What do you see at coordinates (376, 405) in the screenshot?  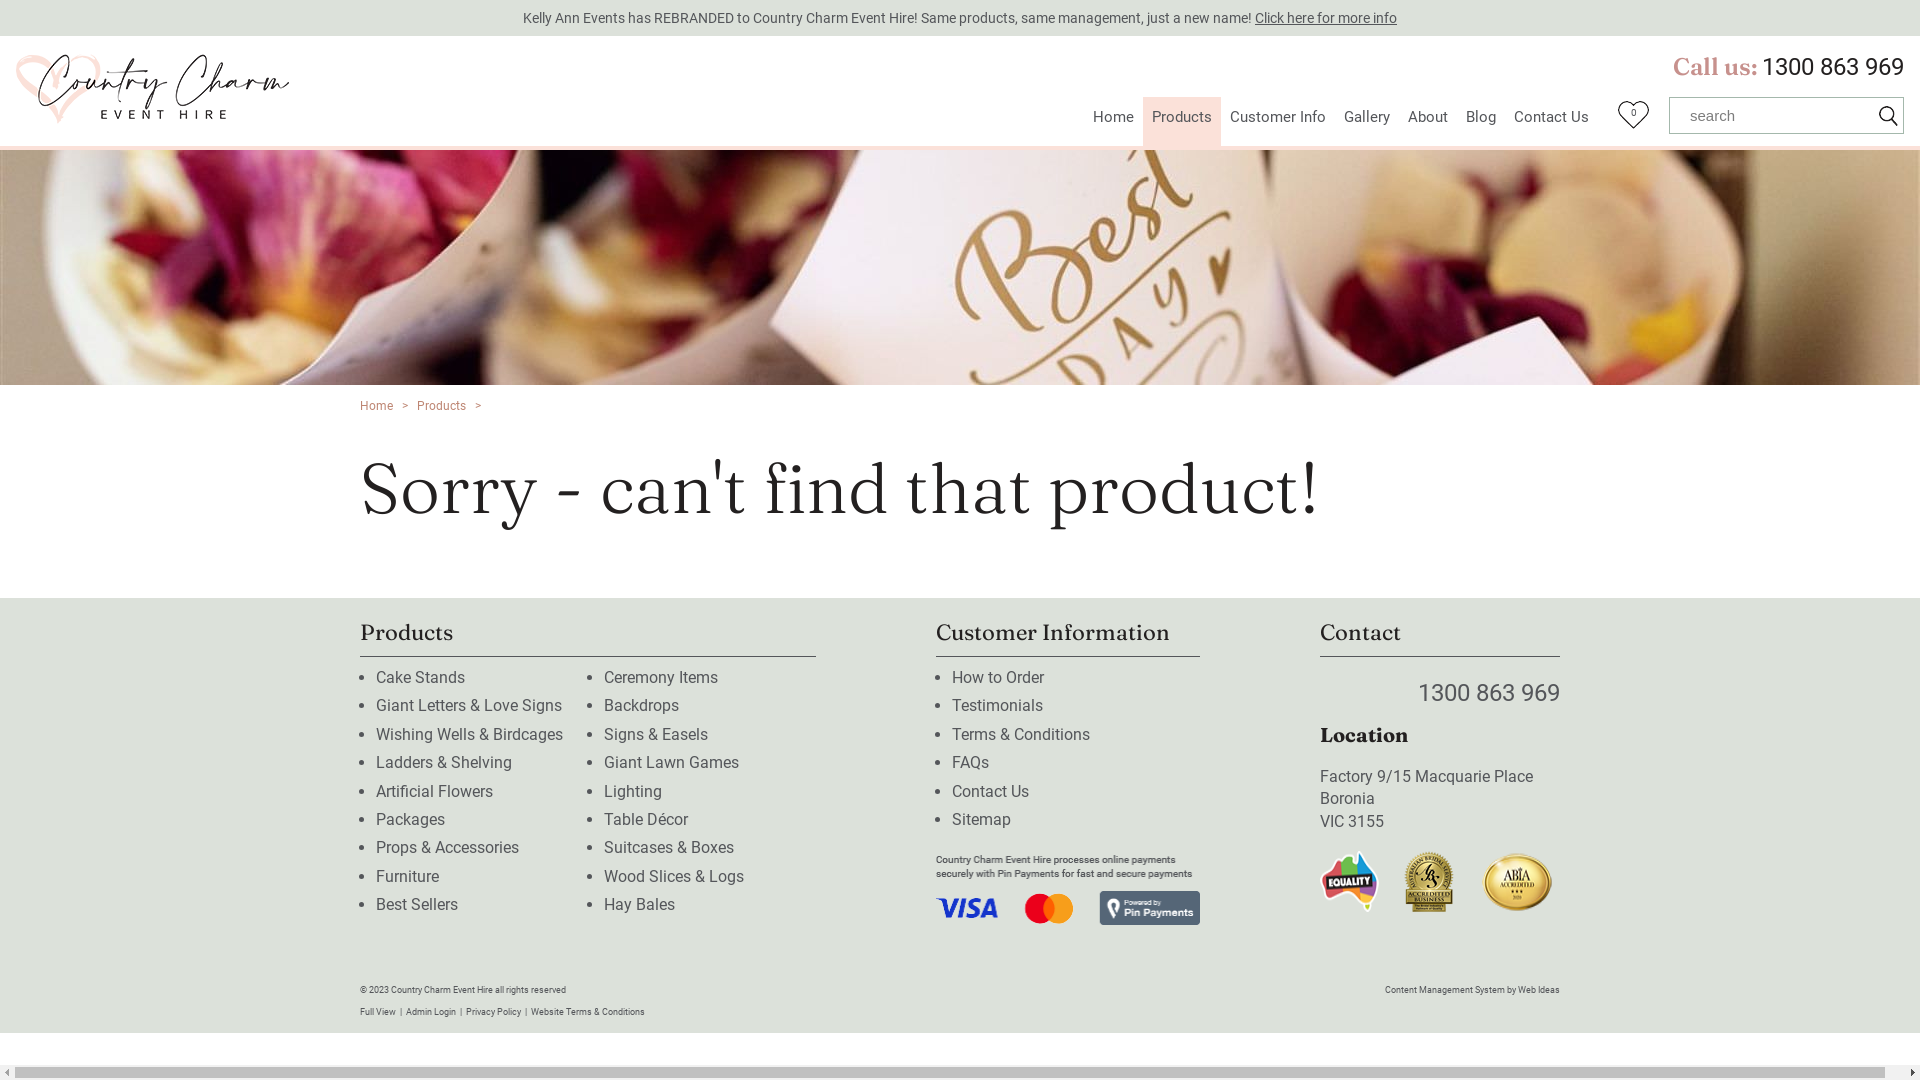 I see `'Home'` at bounding box center [376, 405].